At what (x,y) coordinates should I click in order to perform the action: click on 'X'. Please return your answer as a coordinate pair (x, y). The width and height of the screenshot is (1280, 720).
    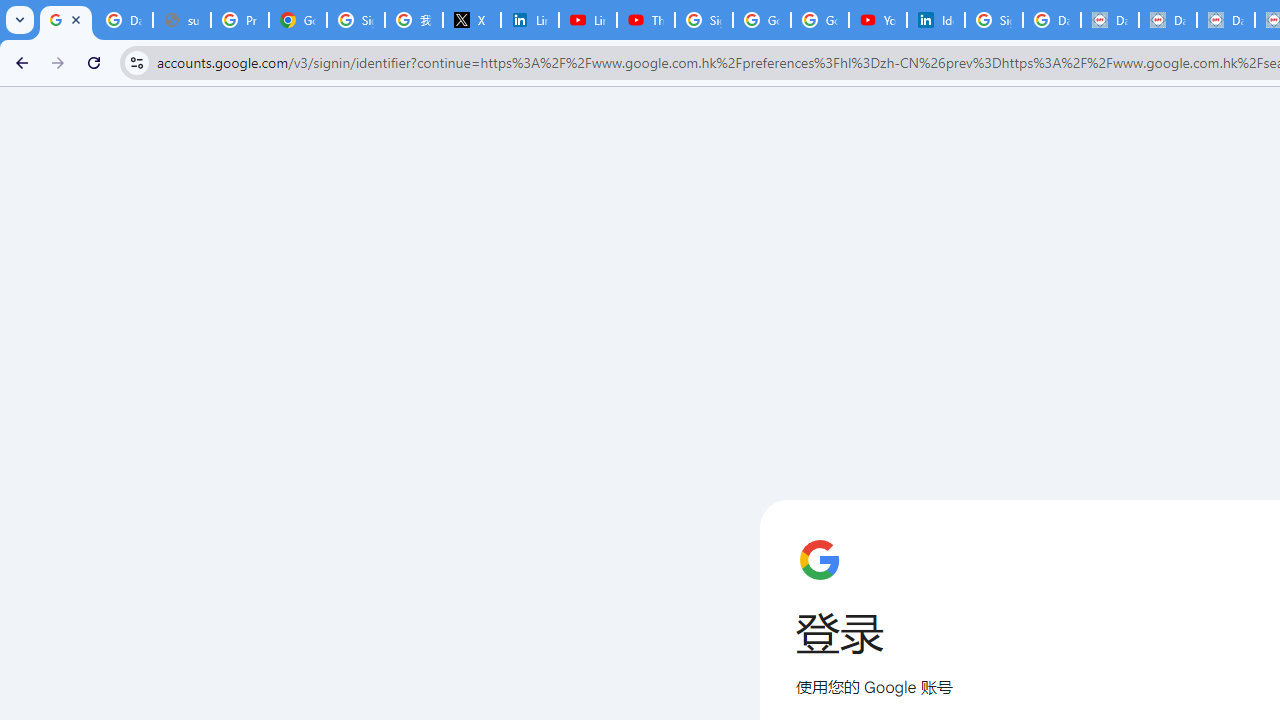
    Looking at the image, I should click on (470, 20).